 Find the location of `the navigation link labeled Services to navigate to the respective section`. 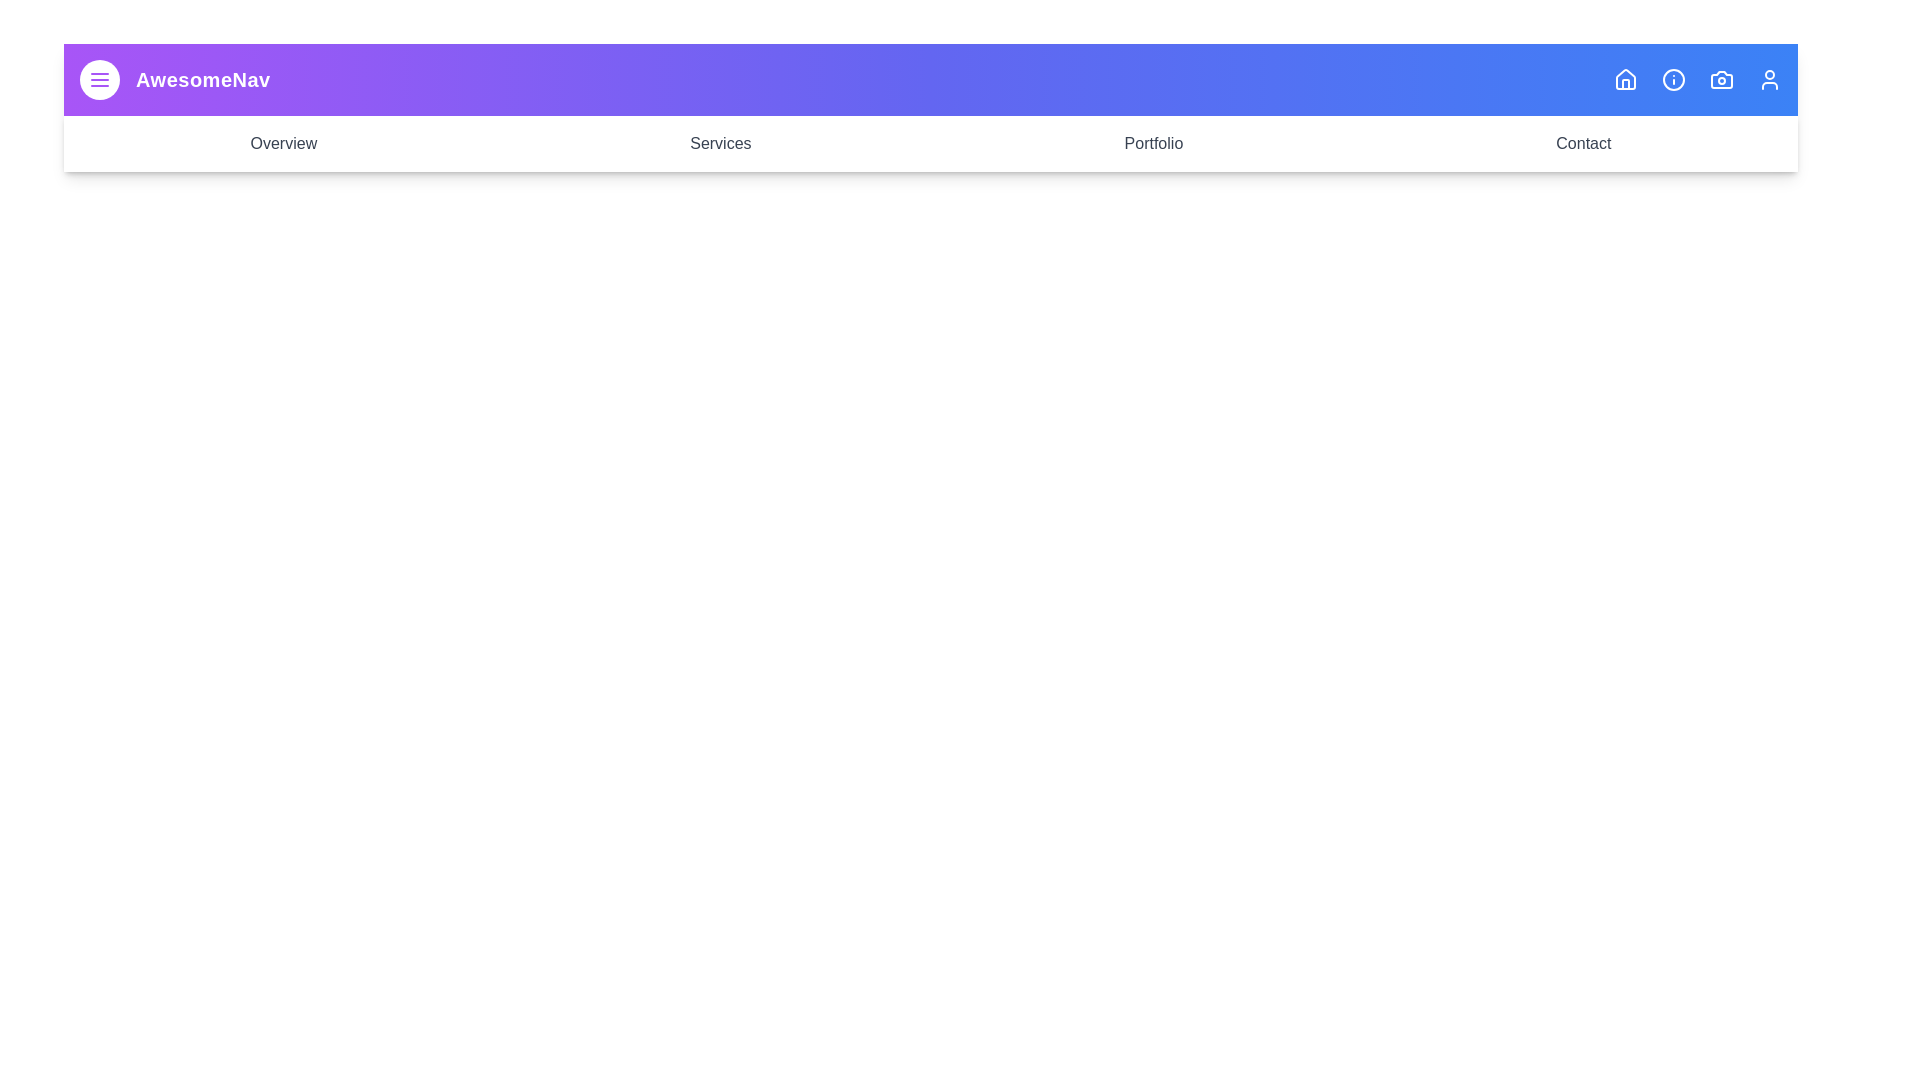

the navigation link labeled Services to navigate to the respective section is located at coordinates (720, 142).